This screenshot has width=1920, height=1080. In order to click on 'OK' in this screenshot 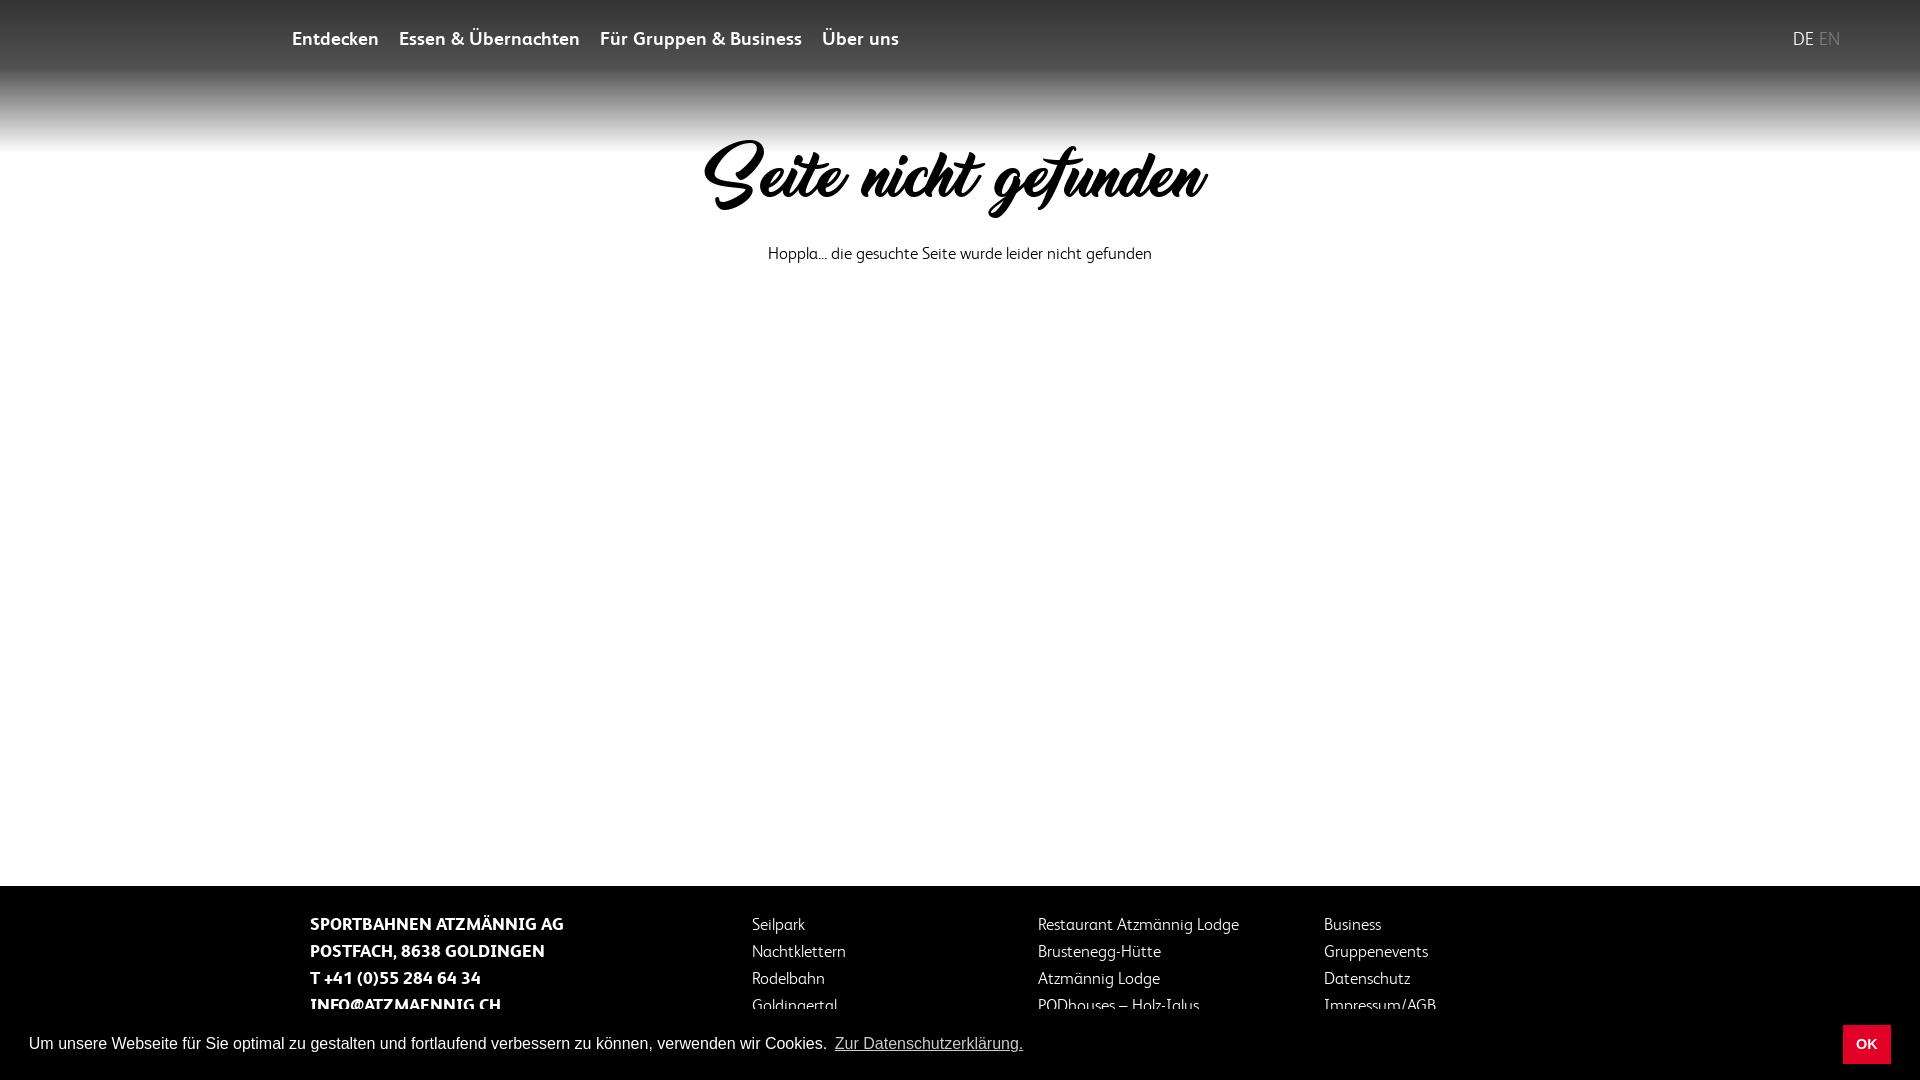, I will do `click(1842, 1043)`.